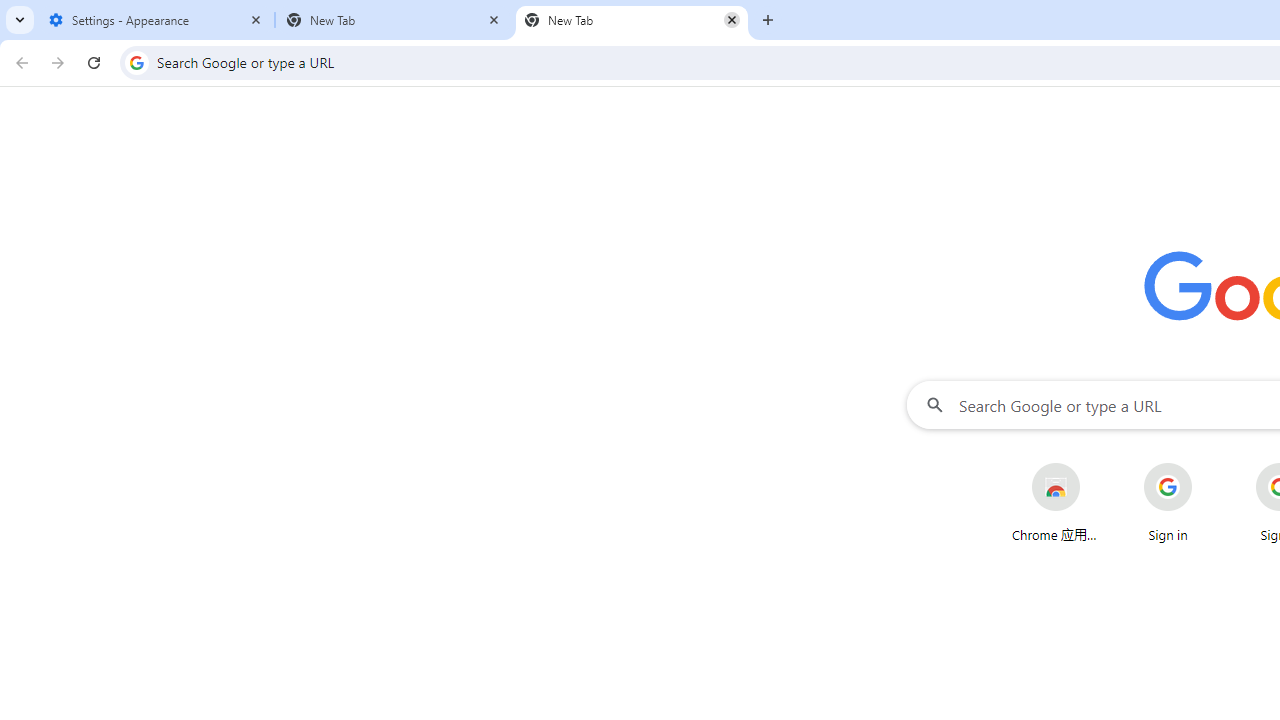  I want to click on 'Settings - Appearance', so click(155, 20).